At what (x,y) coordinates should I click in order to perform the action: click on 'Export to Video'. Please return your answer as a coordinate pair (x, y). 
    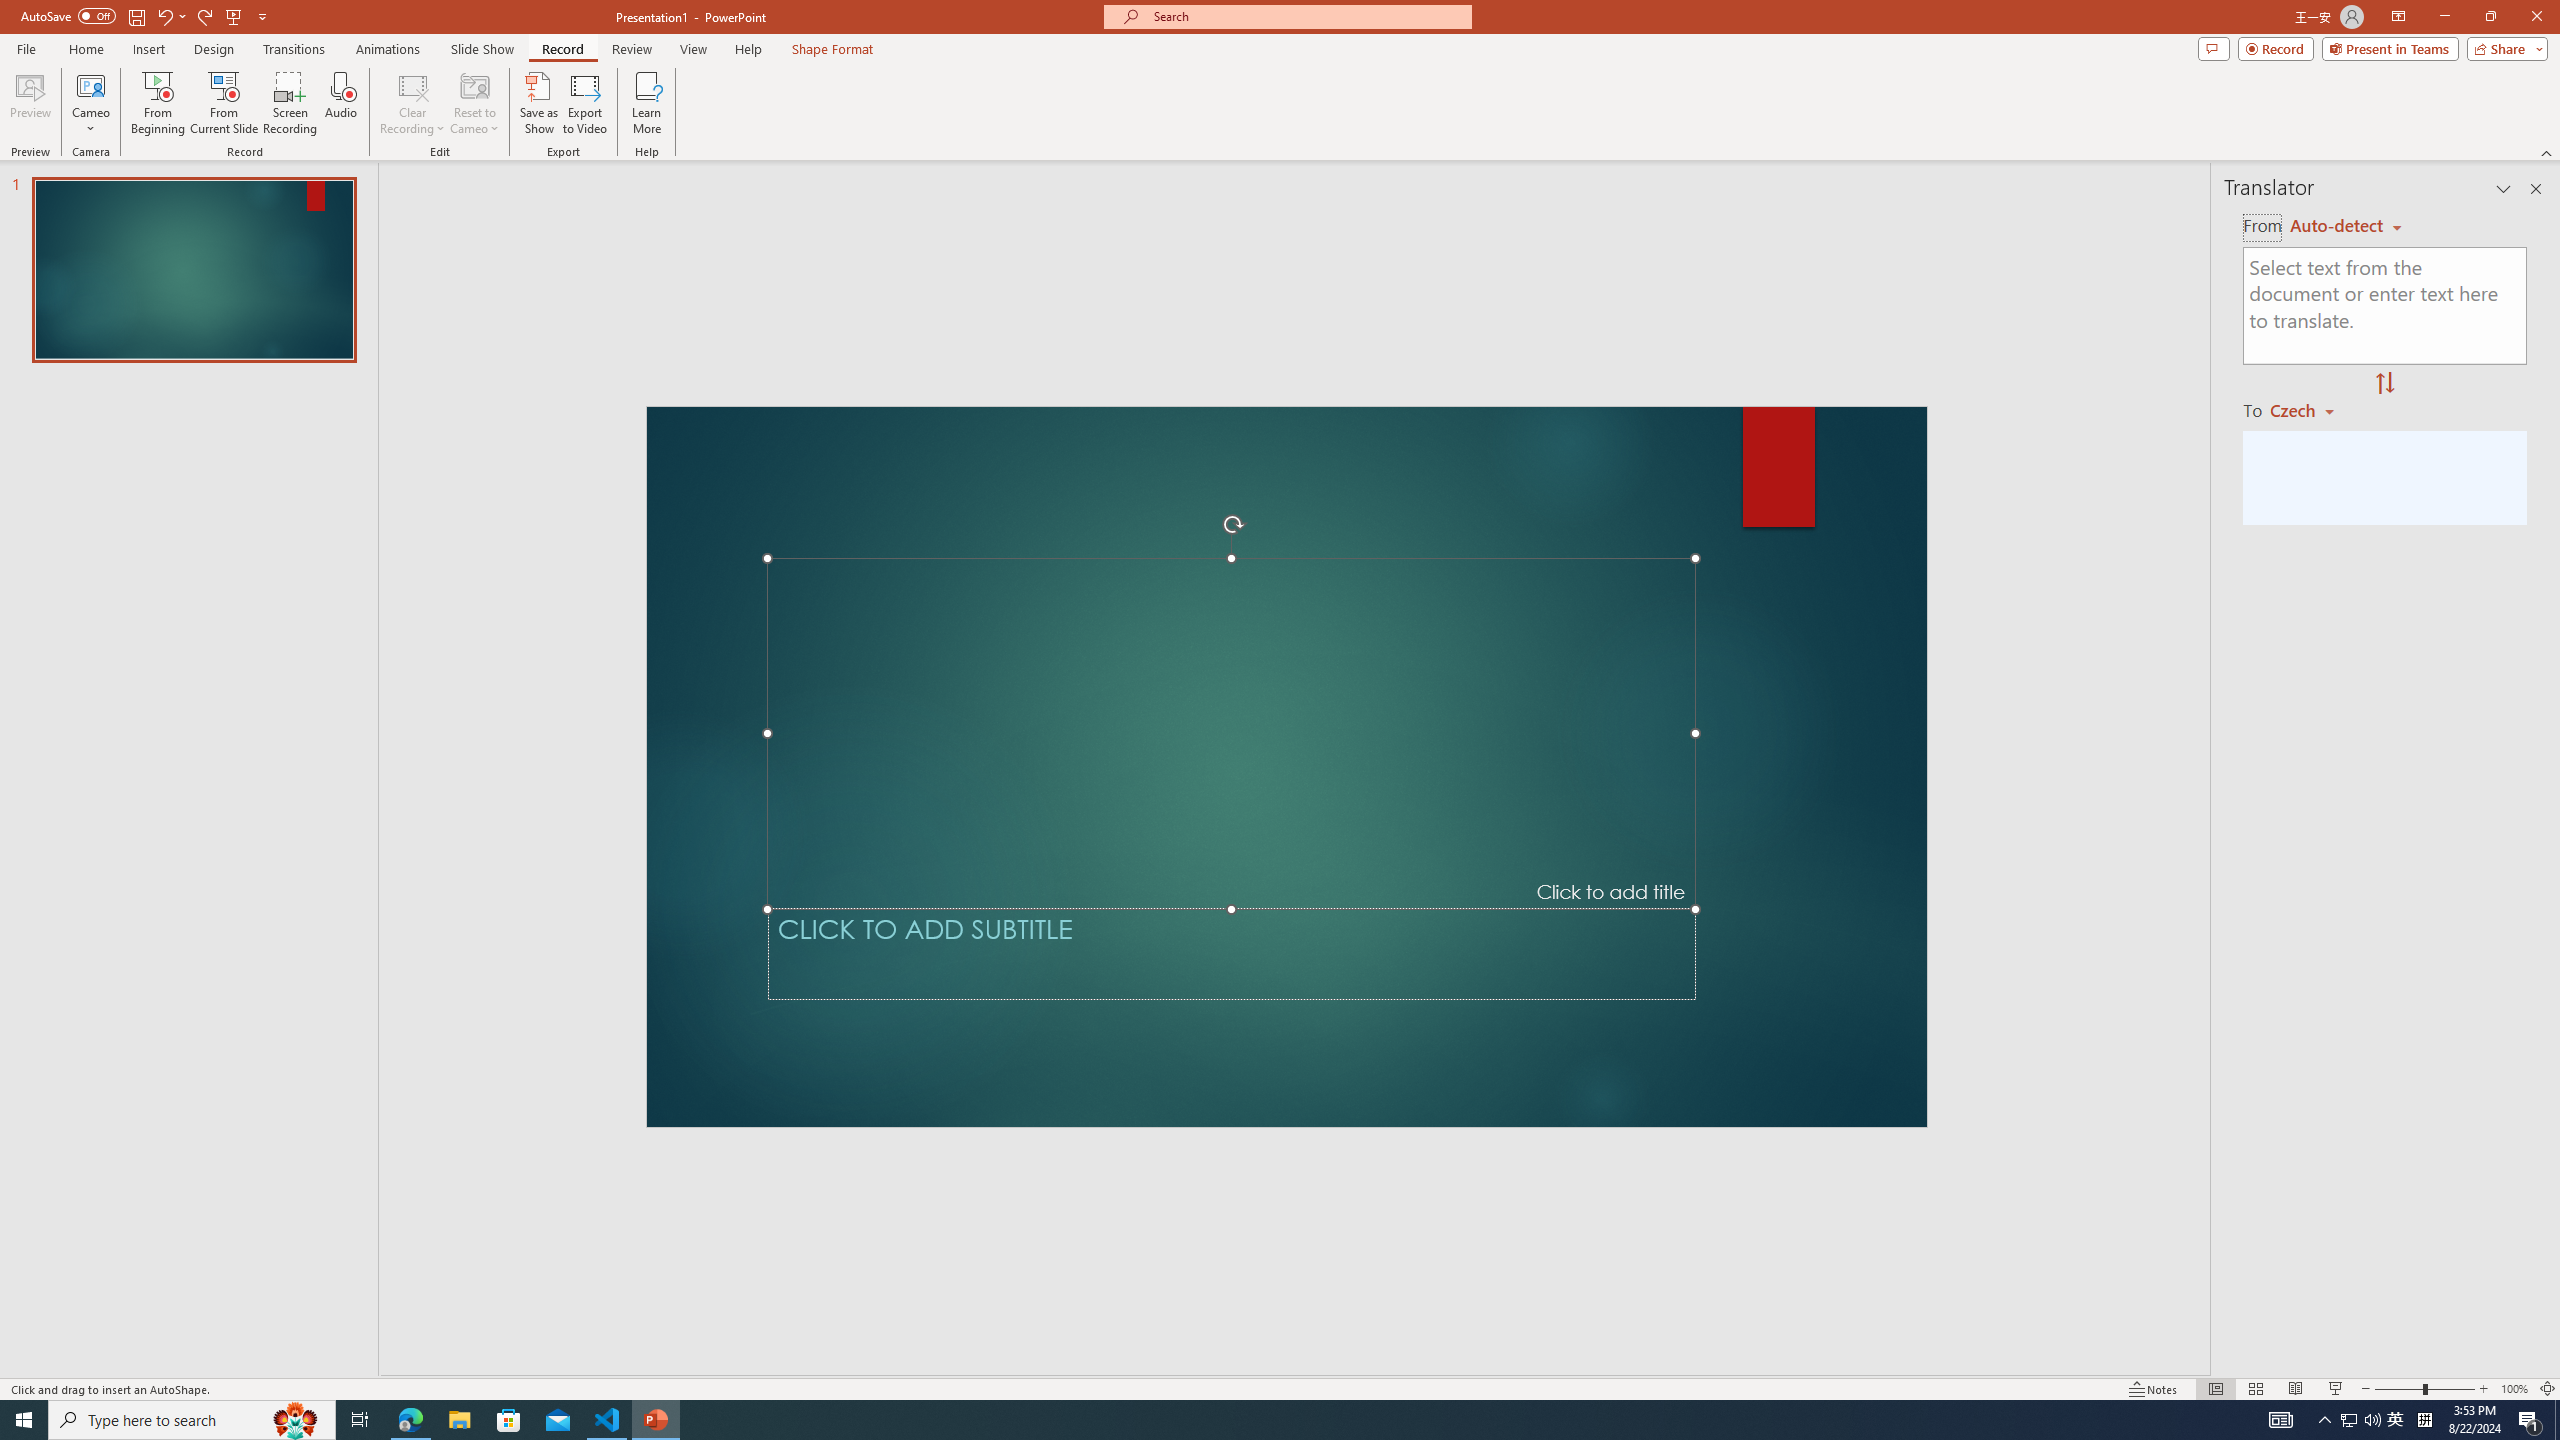
    Looking at the image, I should click on (583, 103).